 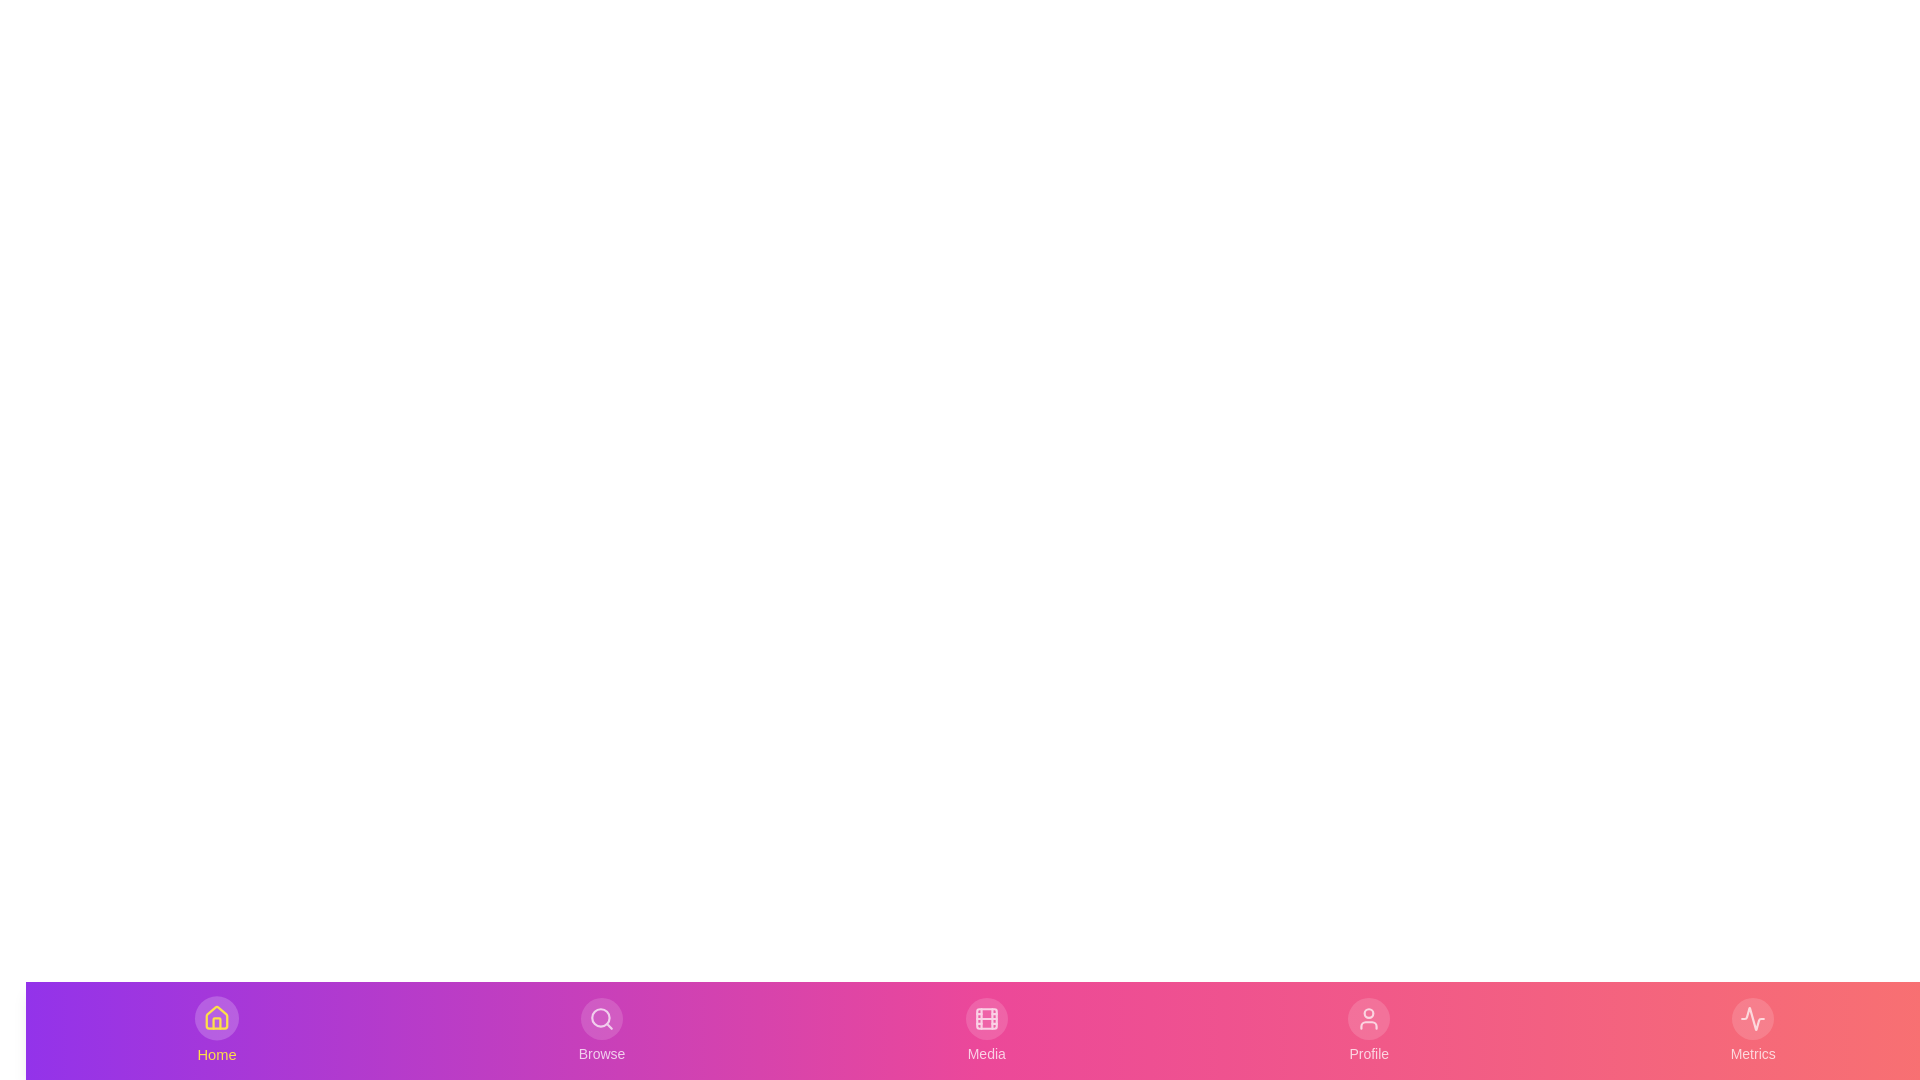 I want to click on the Home tab to activate it, so click(x=216, y=1030).